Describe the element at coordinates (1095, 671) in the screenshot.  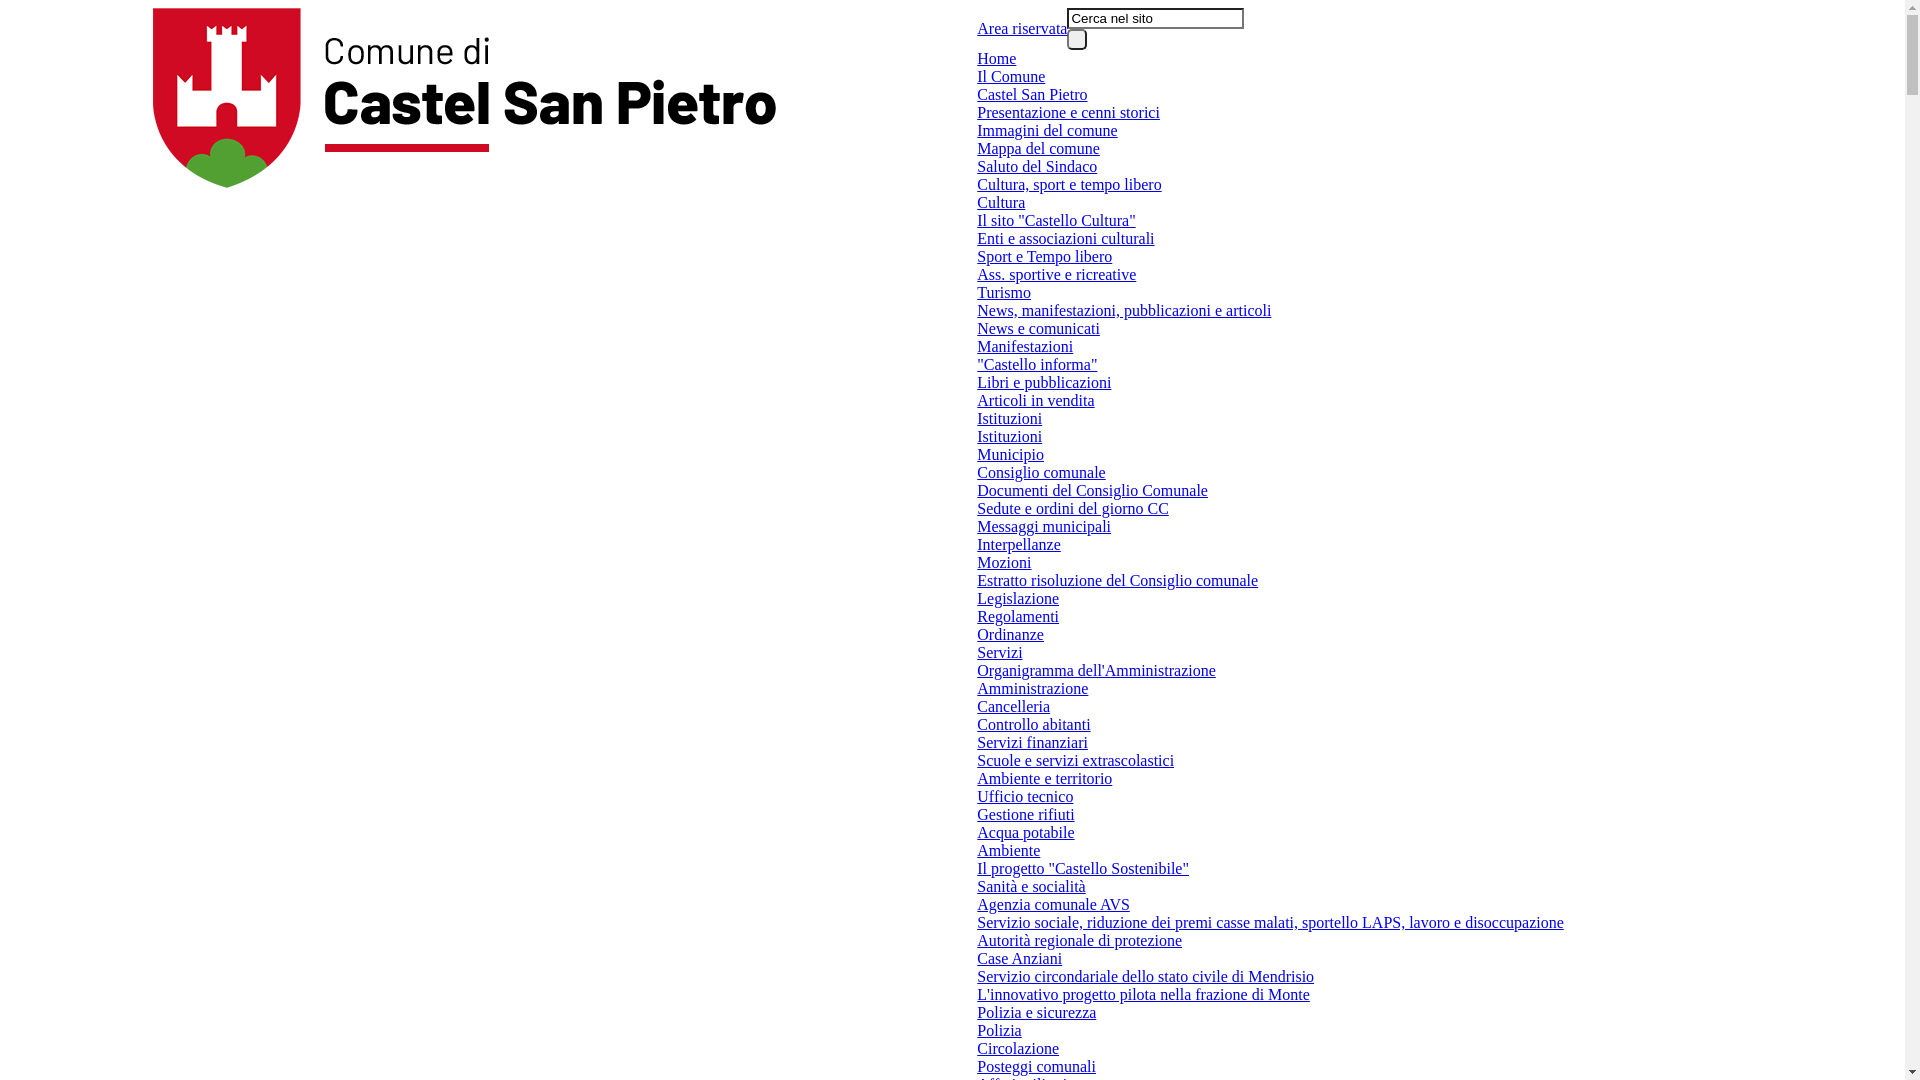
I see `'Organigramma dell'Amministrazione'` at that location.